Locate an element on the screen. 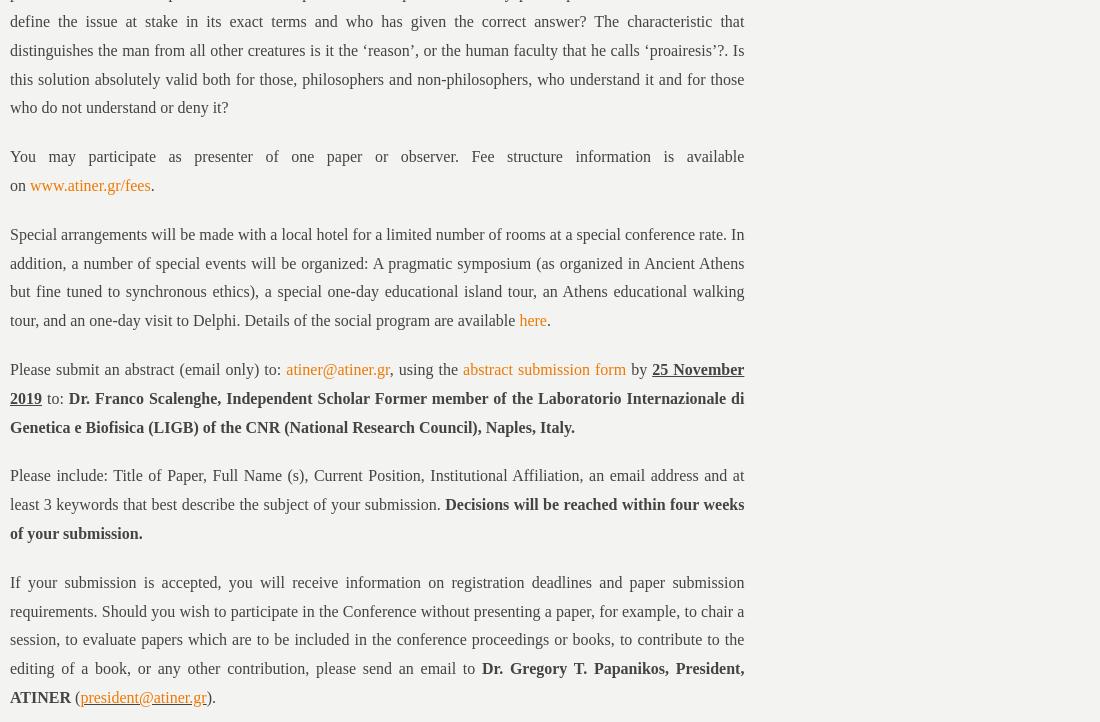 The image size is (1100, 722). 'Dr. Gregory T. Papanikos' is located at coordinates (571, 667).